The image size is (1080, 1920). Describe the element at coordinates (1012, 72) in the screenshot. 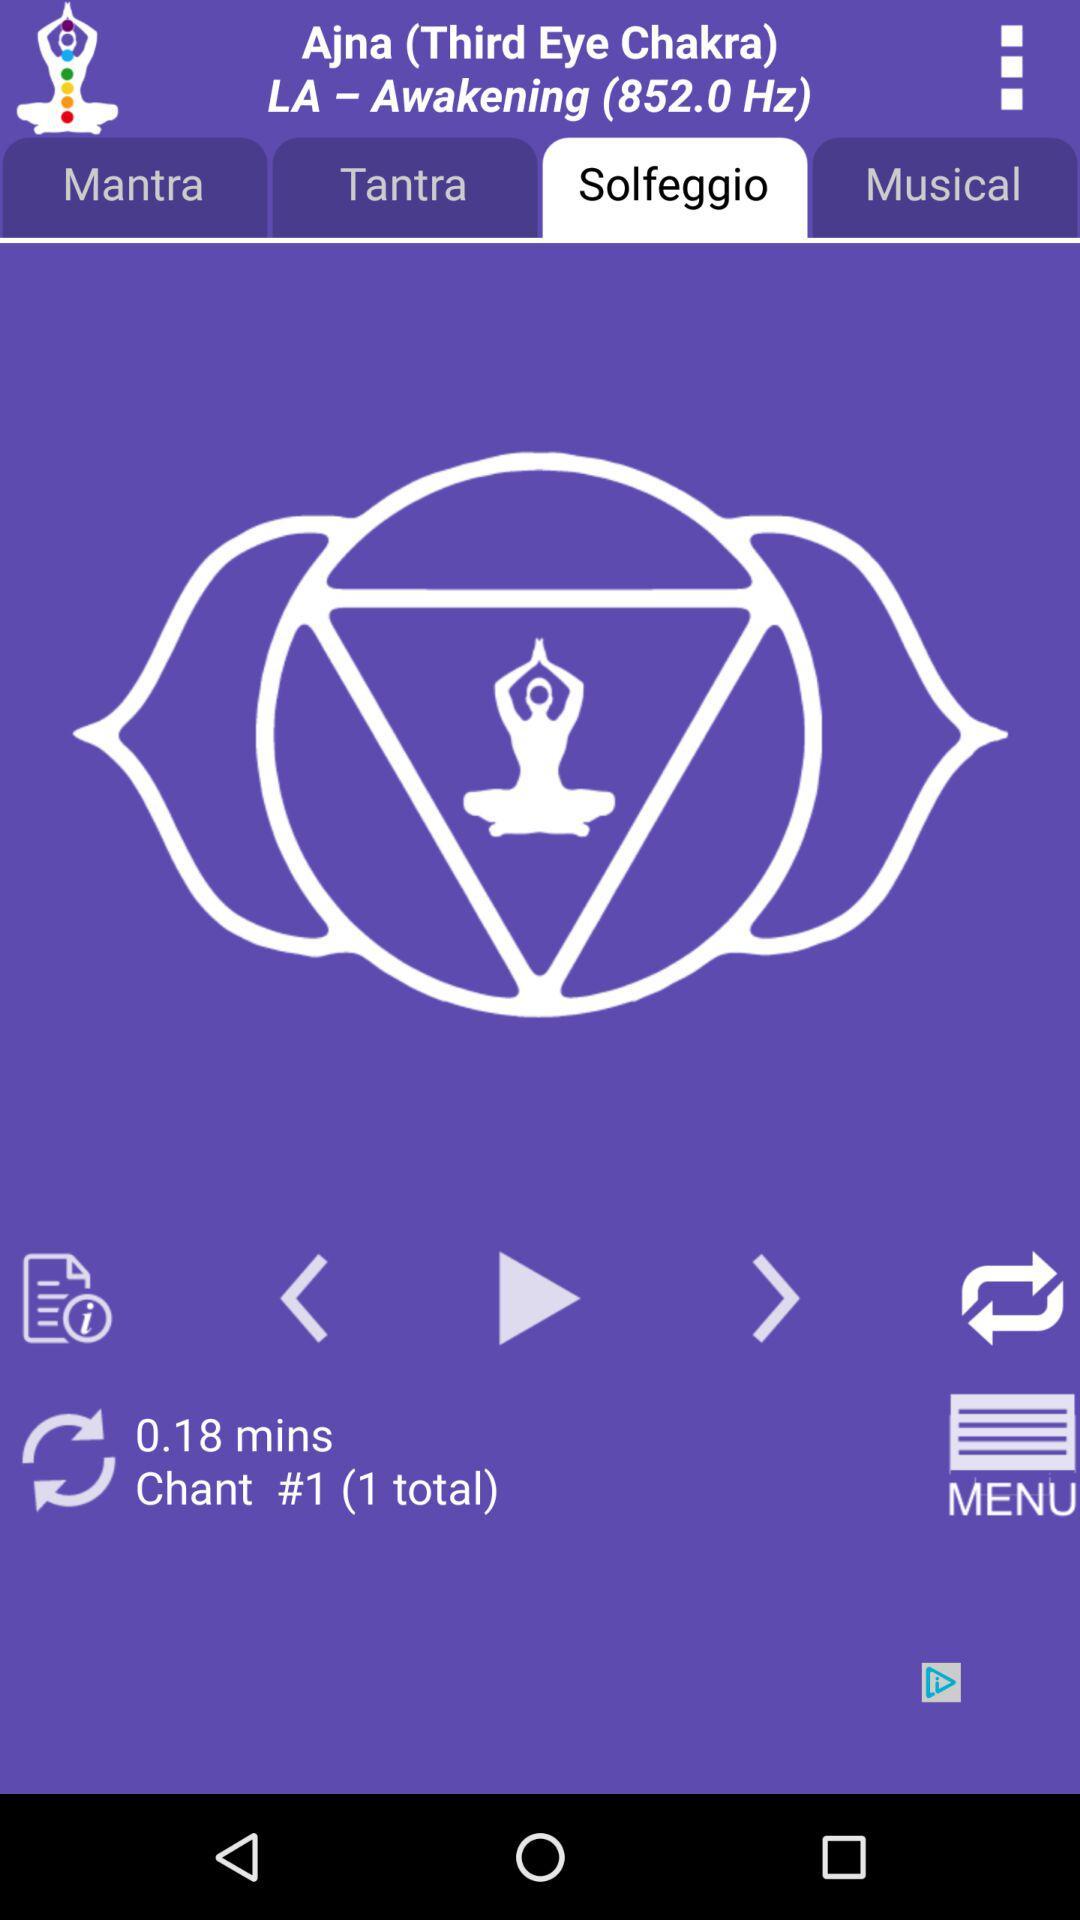

I see `the more icon` at that location.